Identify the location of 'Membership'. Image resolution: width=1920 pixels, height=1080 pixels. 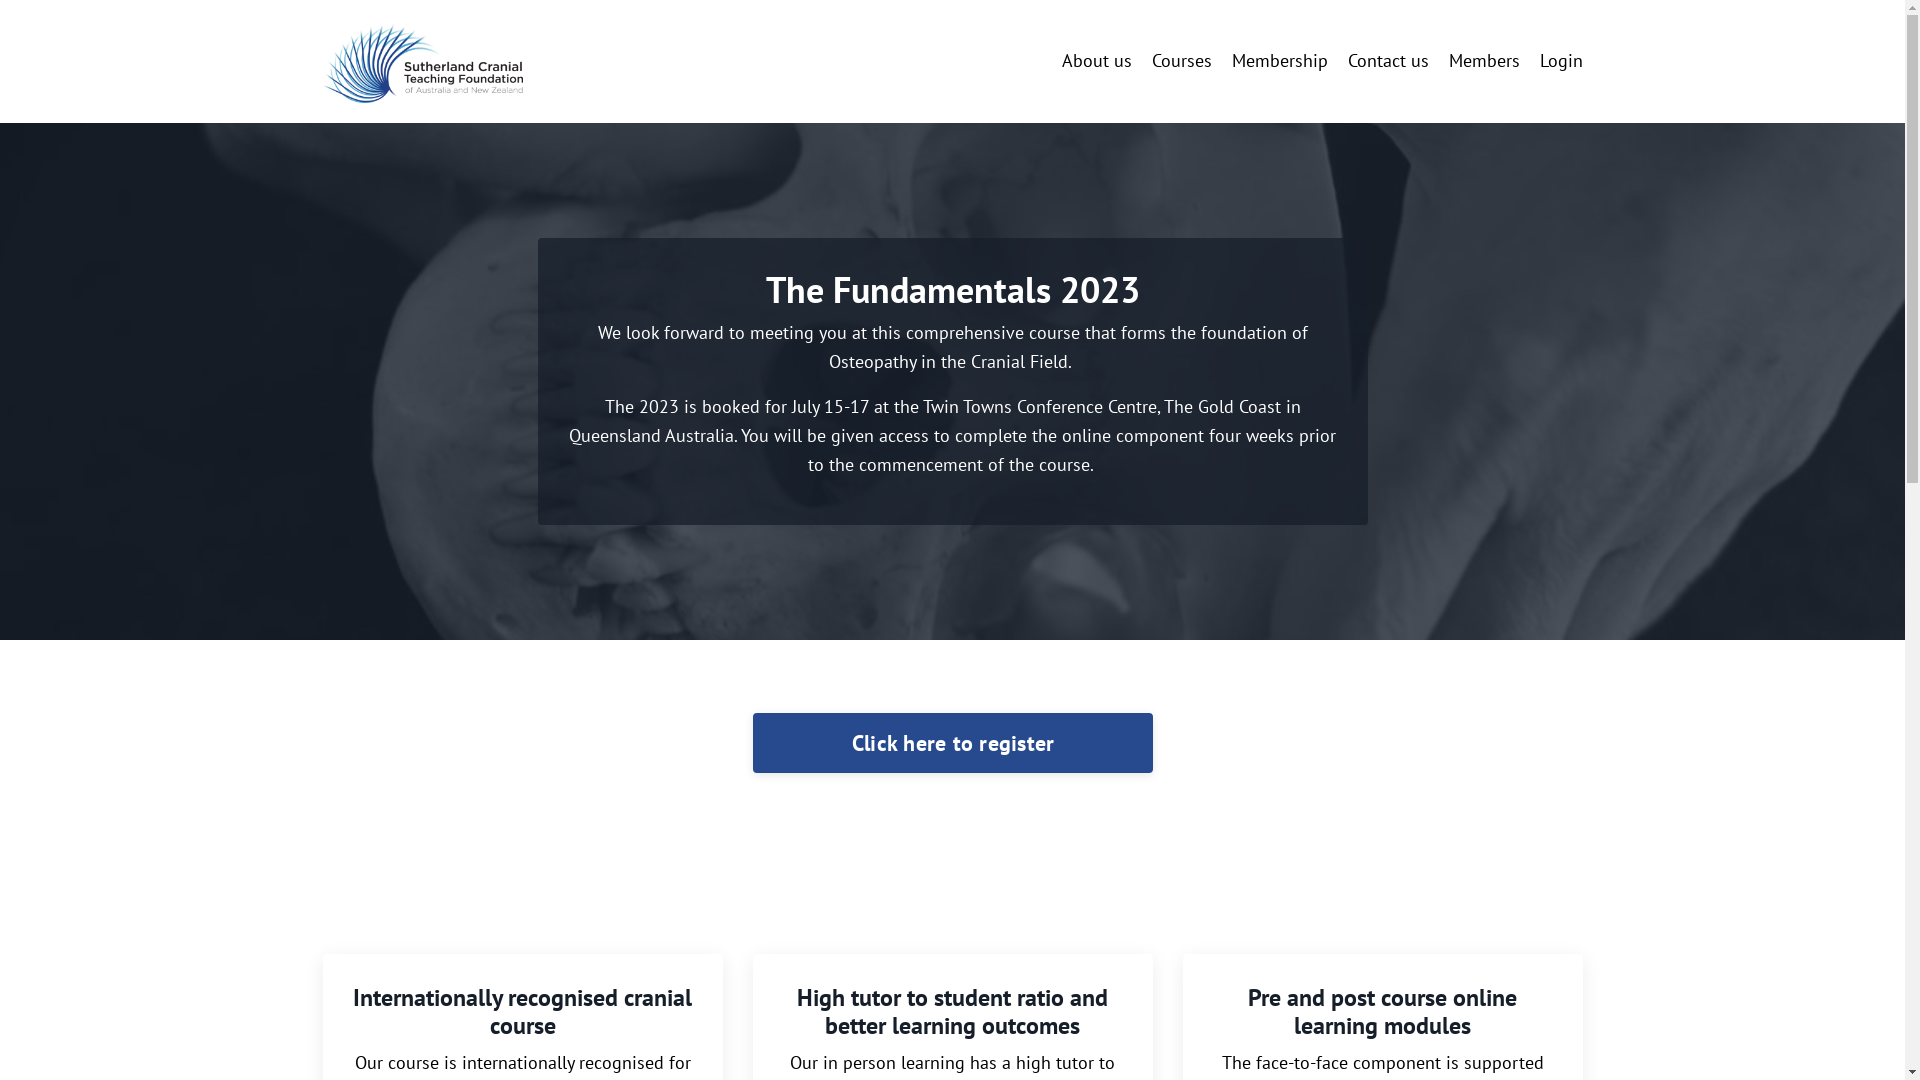
(1280, 60).